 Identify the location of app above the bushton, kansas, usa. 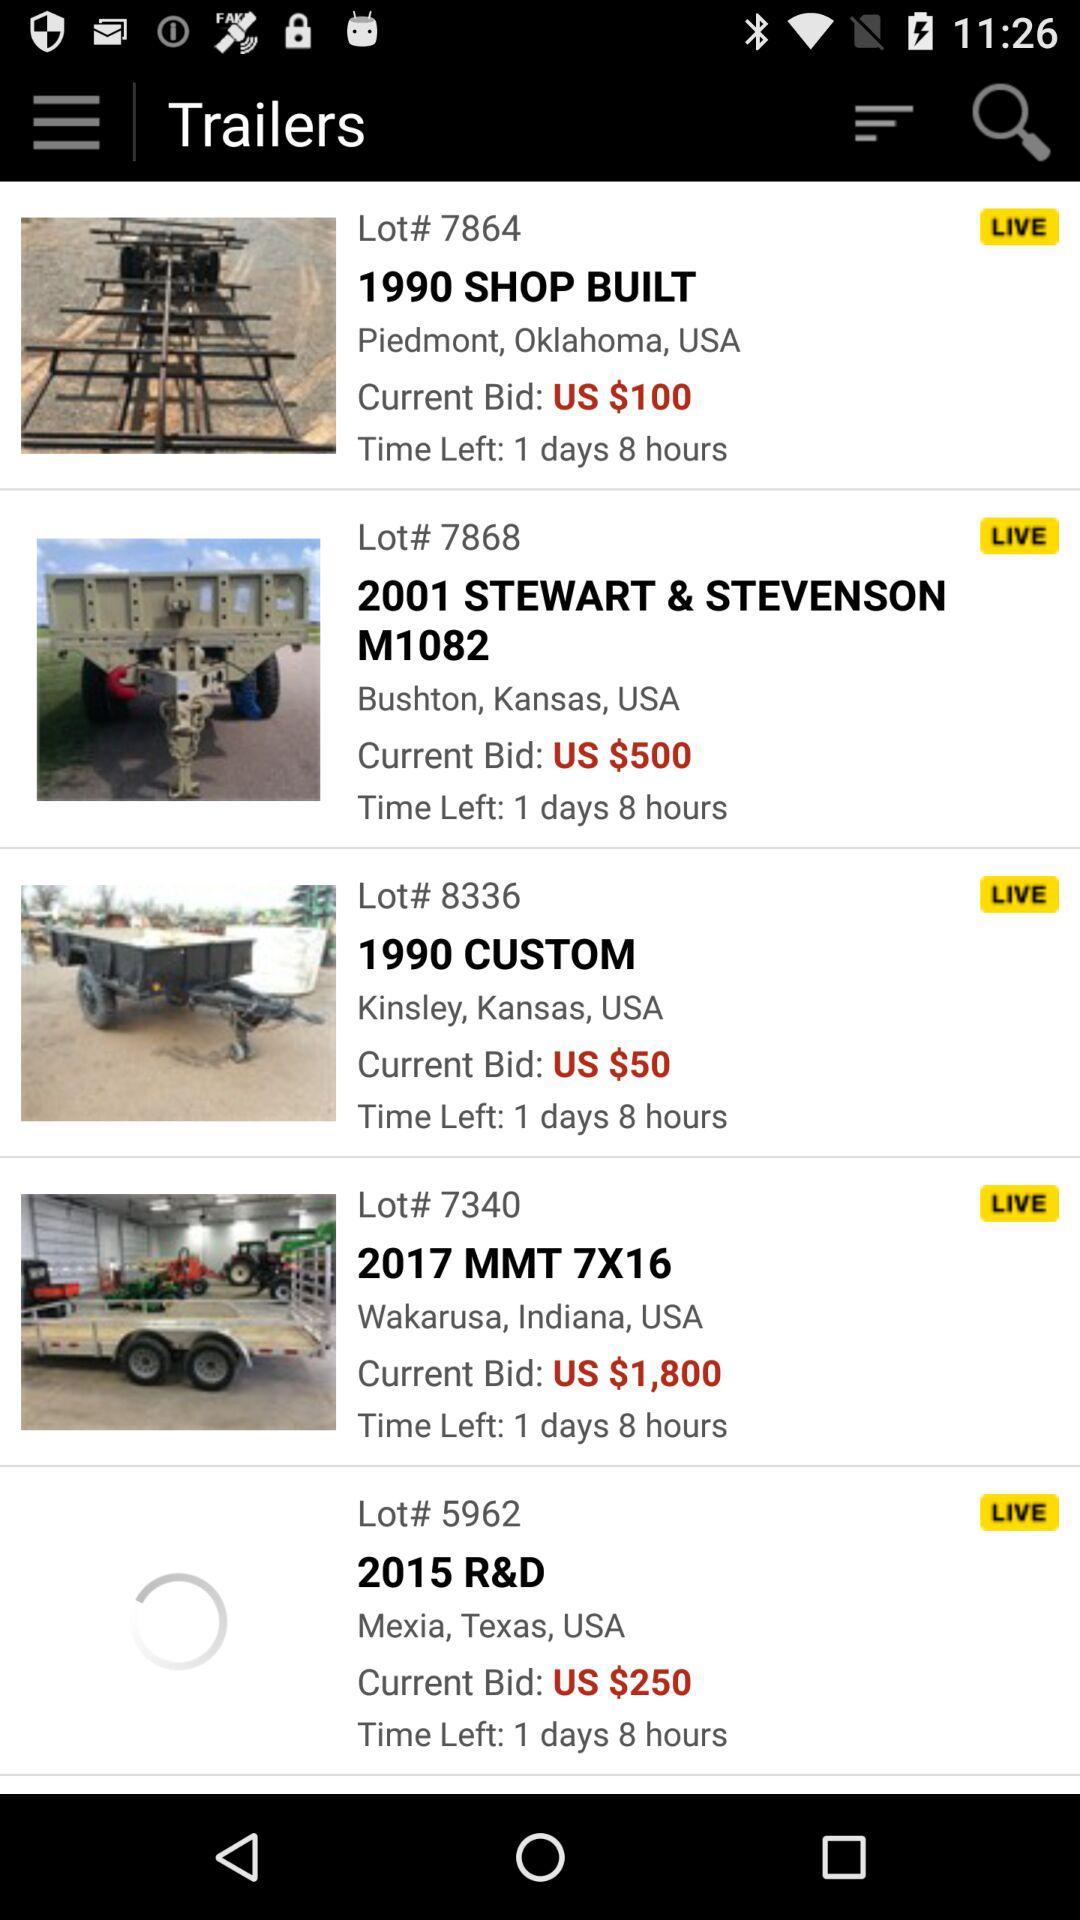
(707, 617).